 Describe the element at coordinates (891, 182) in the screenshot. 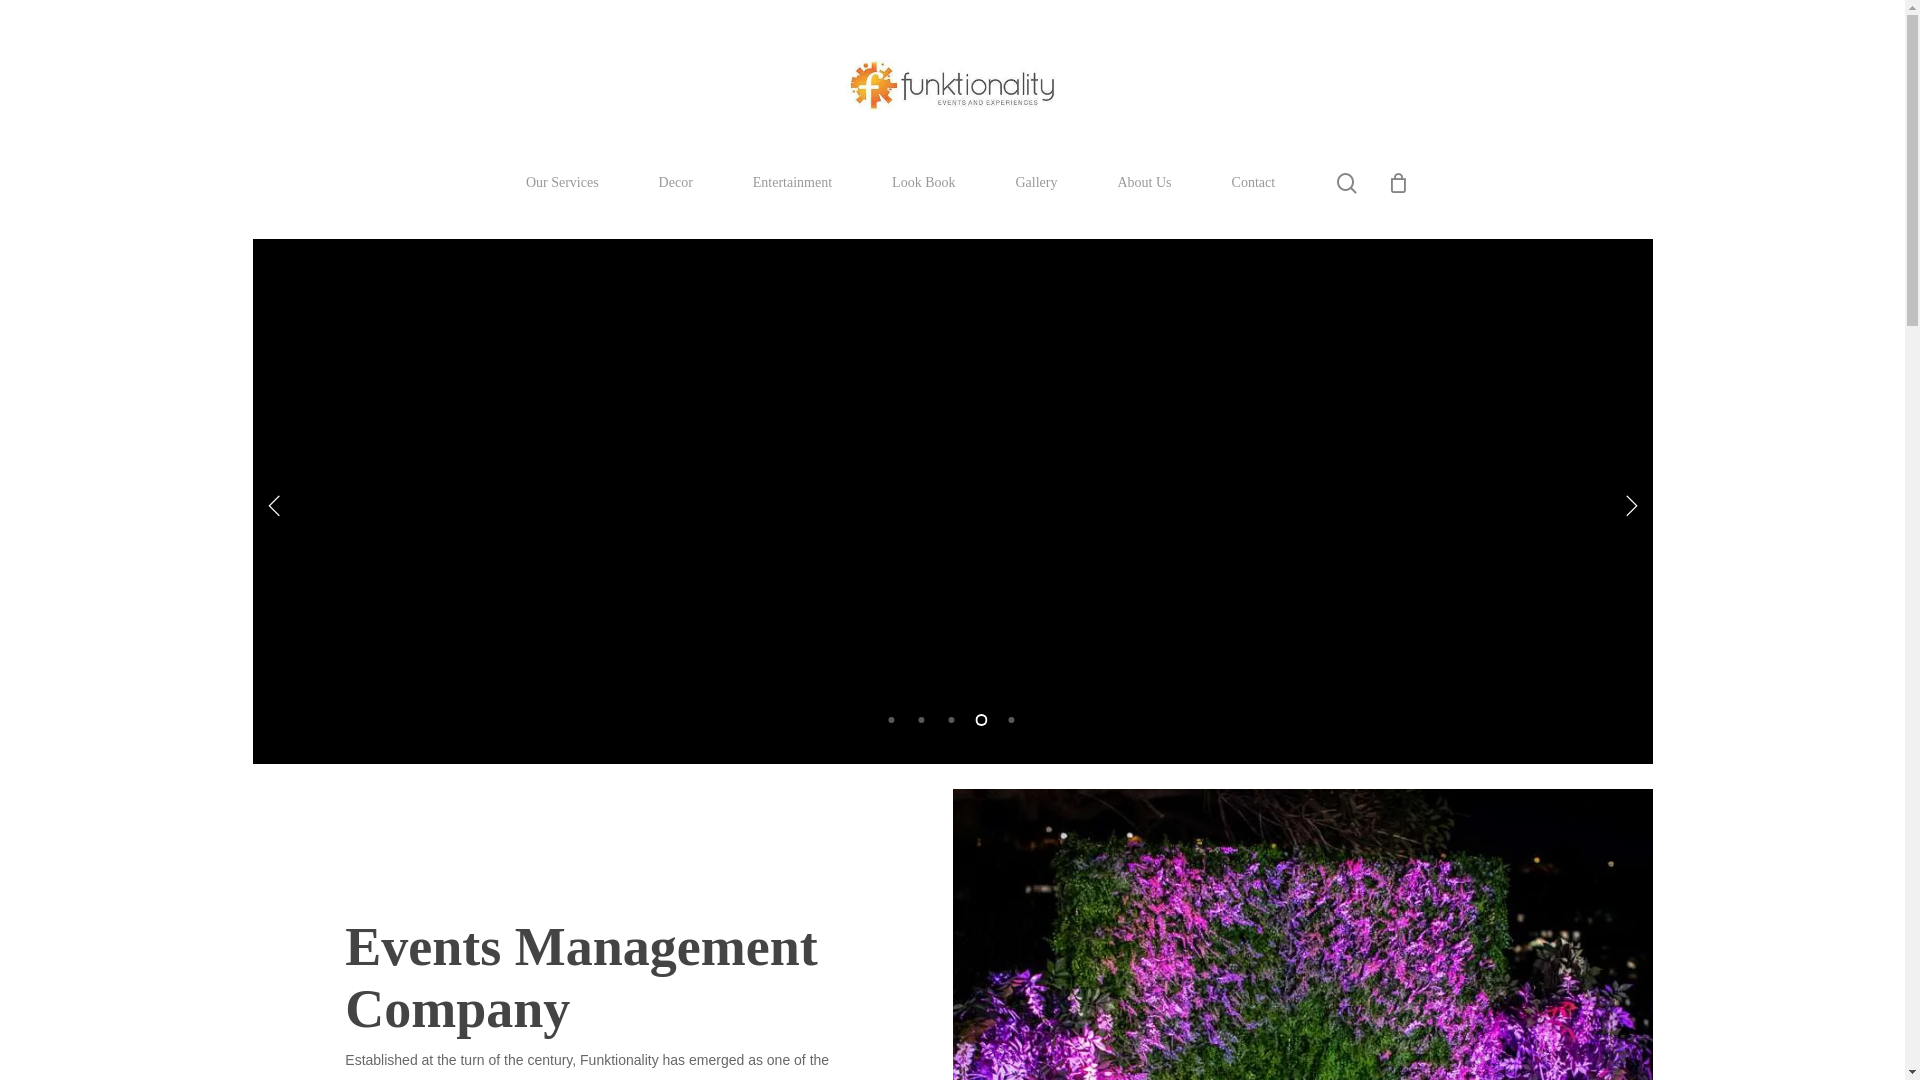

I see `'Look Book'` at that location.